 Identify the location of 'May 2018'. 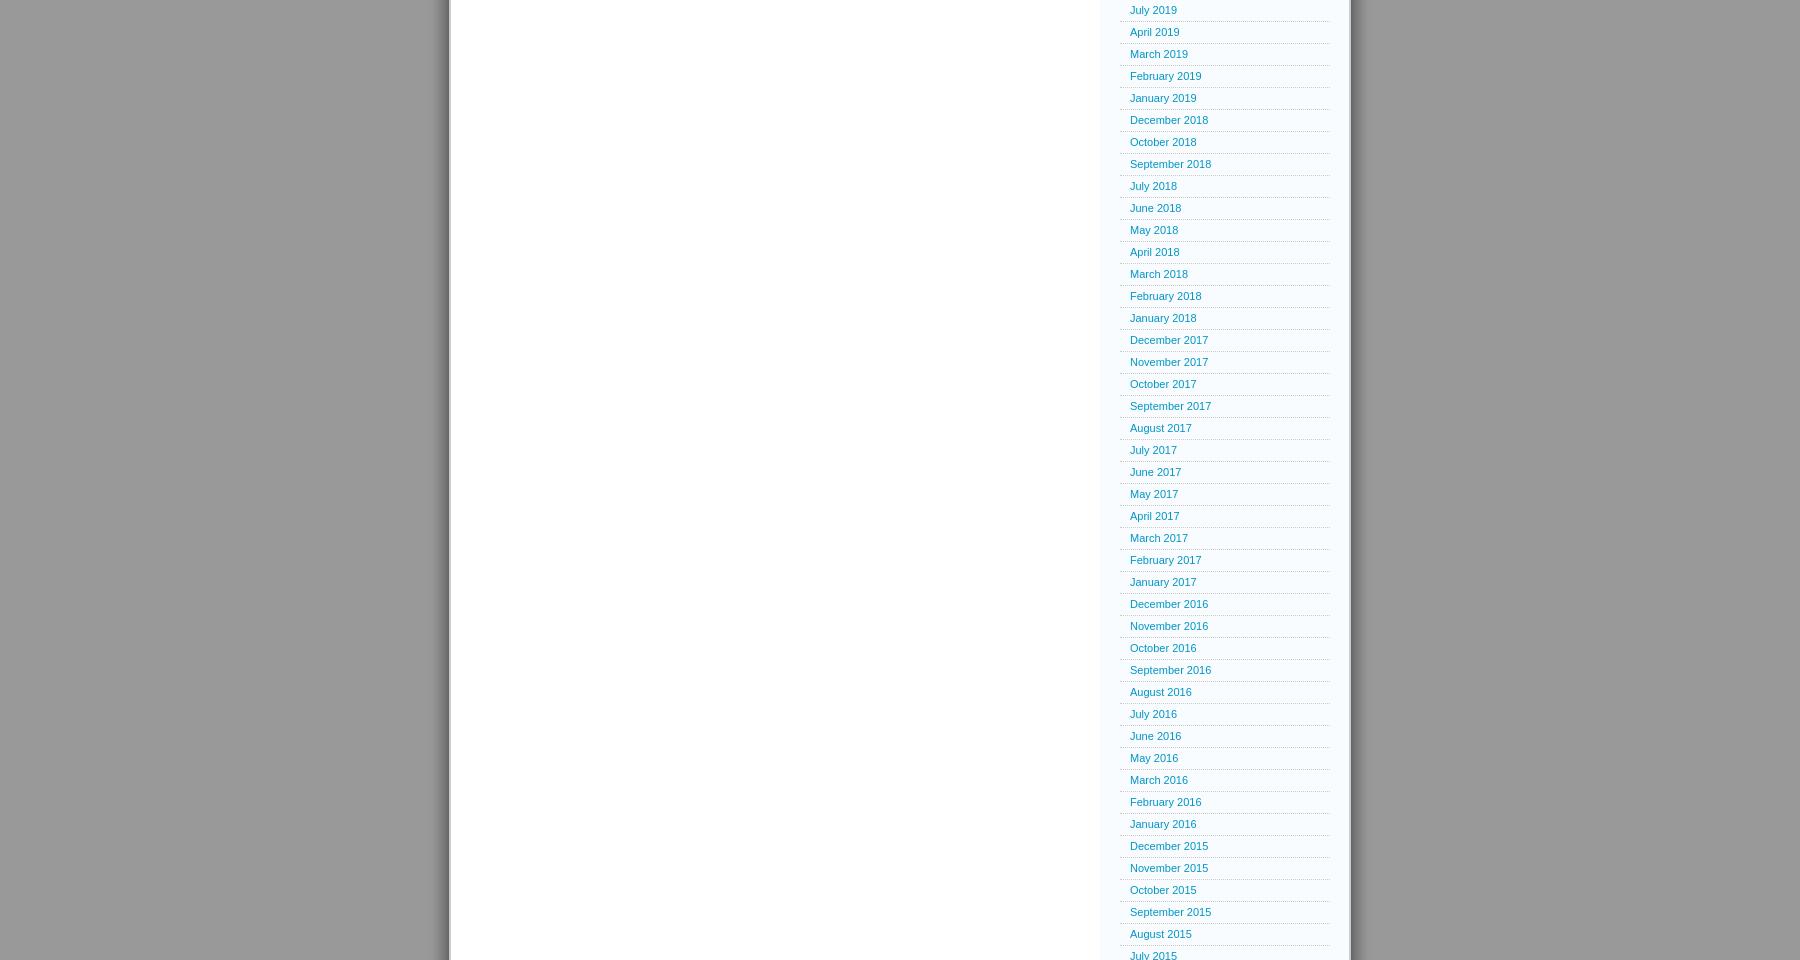
(1152, 230).